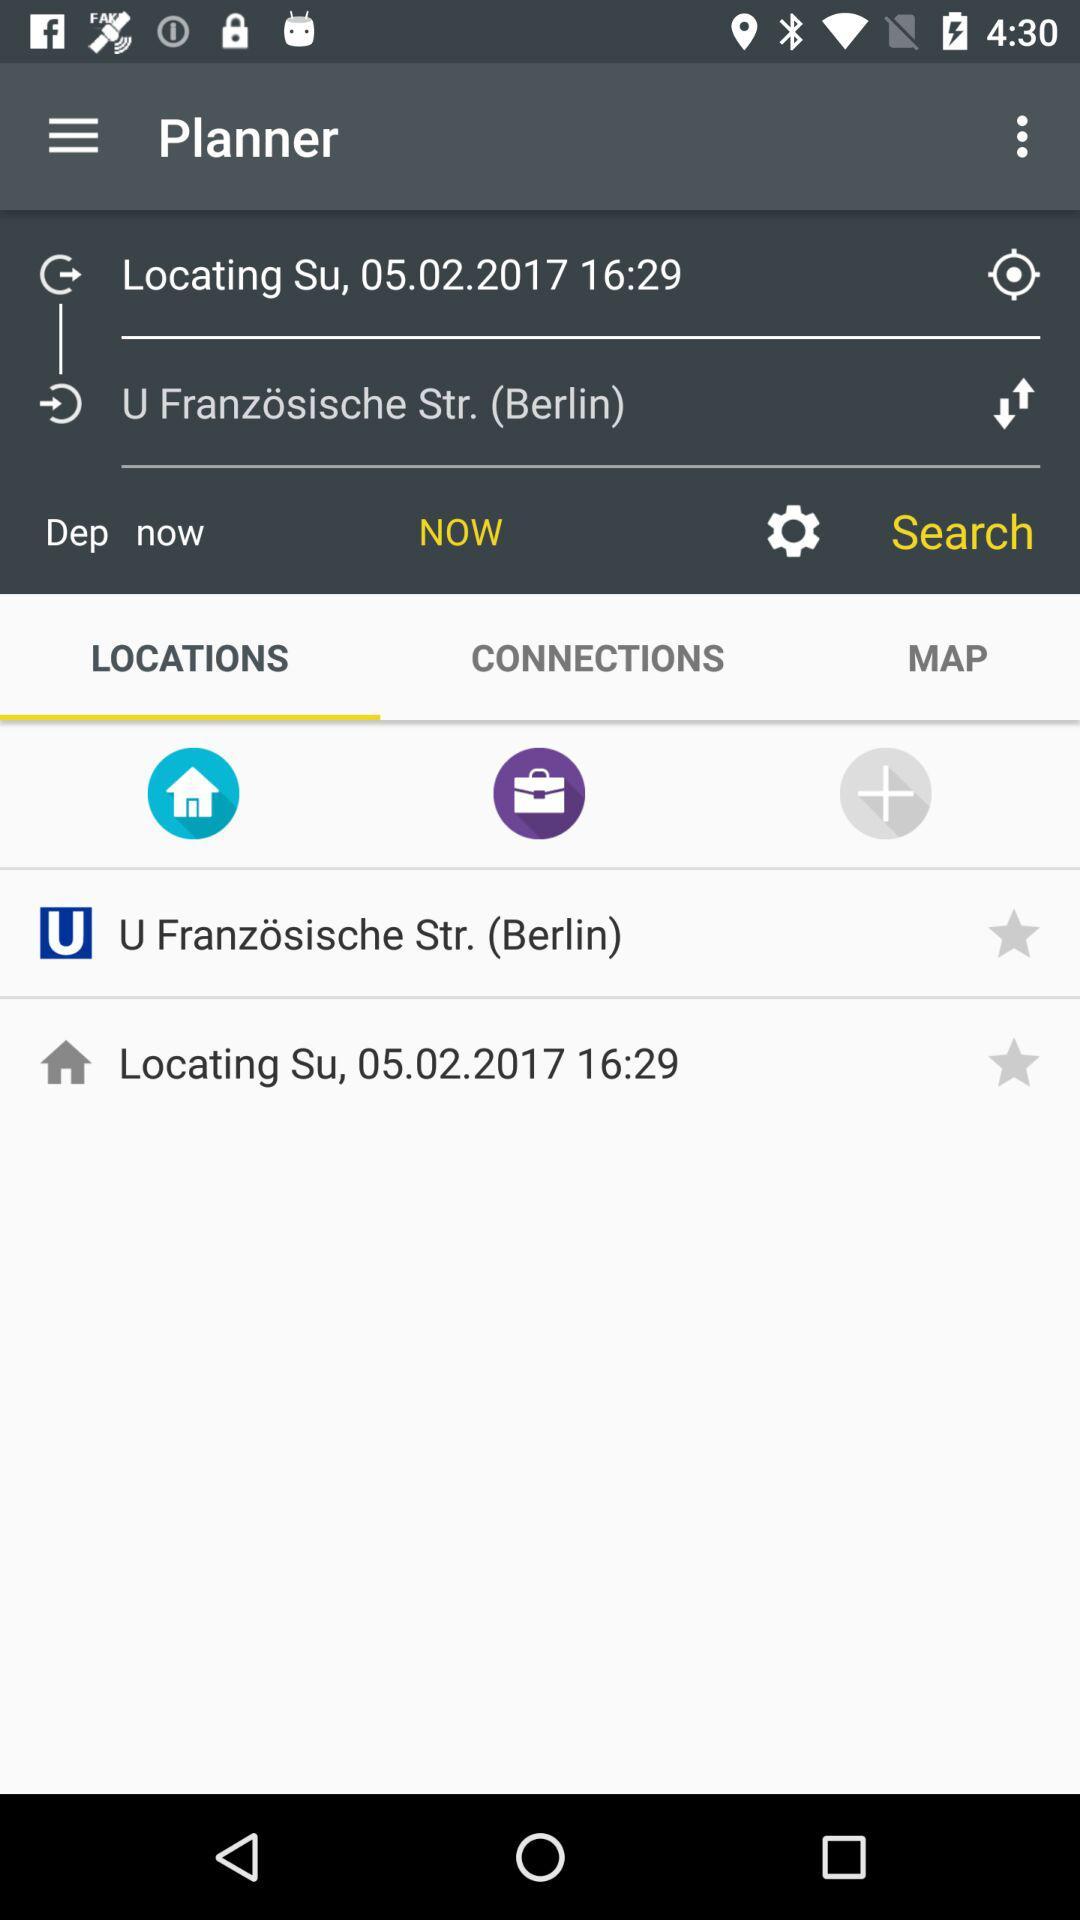 This screenshot has height=1920, width=1080. Describe the element at coordinates (193, 792) in the screenshot. I see `home button` at that location.